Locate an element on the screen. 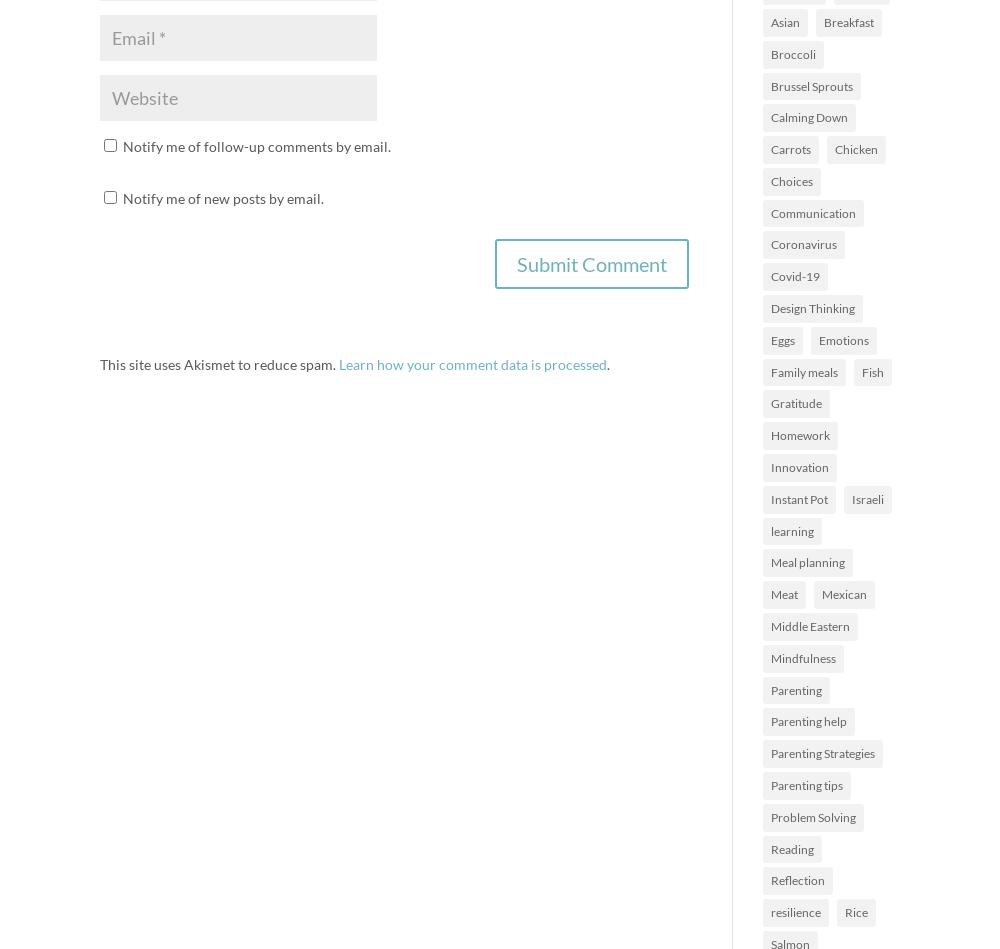 This screenshot has width=1000, height=949. 'Gratitude' is located at coordinates (796, 403).